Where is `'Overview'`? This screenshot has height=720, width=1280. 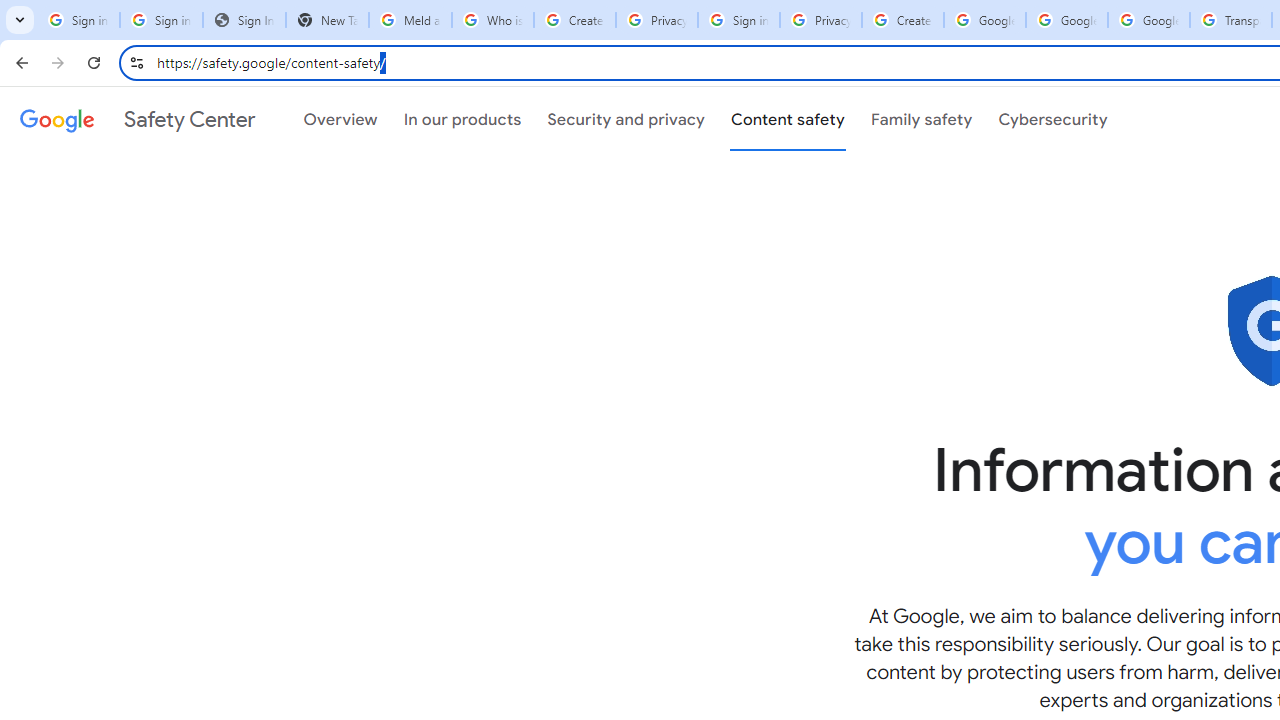 'Overview' is located at coordinates (340, 119).